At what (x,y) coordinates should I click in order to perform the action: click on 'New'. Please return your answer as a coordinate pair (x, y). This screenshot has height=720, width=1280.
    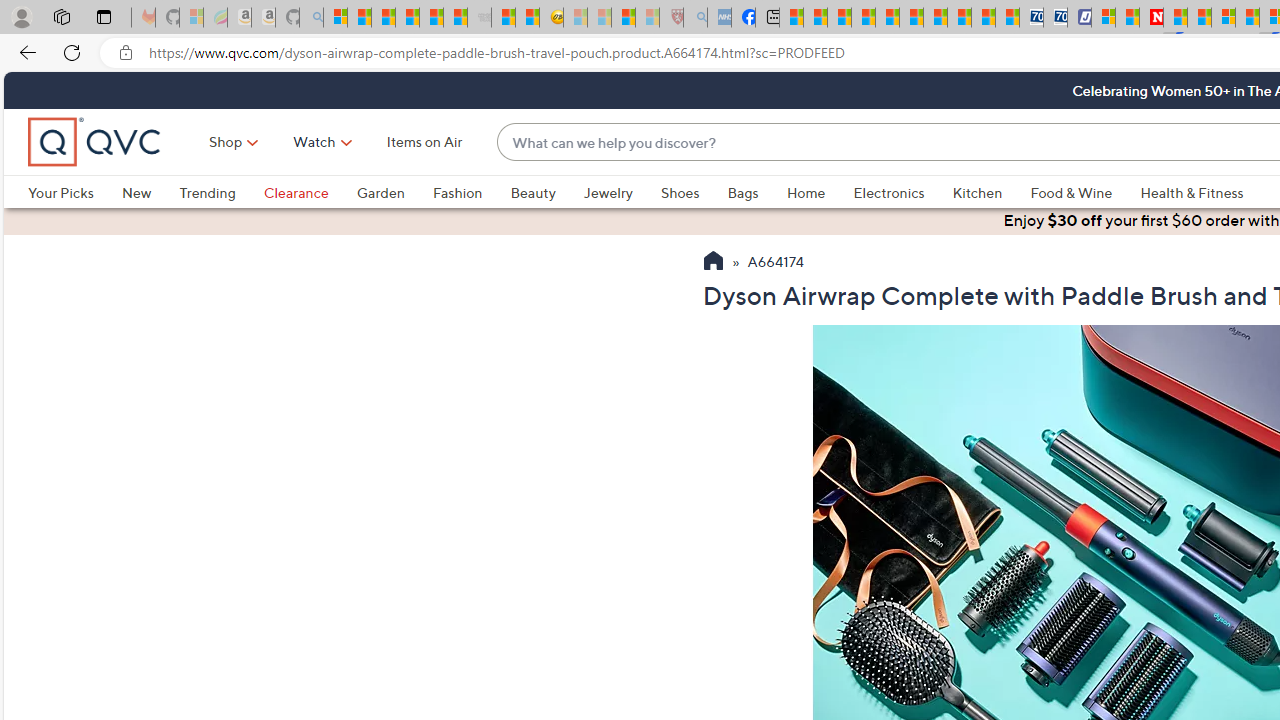
    Looking at the image, I should click on (150, 192).